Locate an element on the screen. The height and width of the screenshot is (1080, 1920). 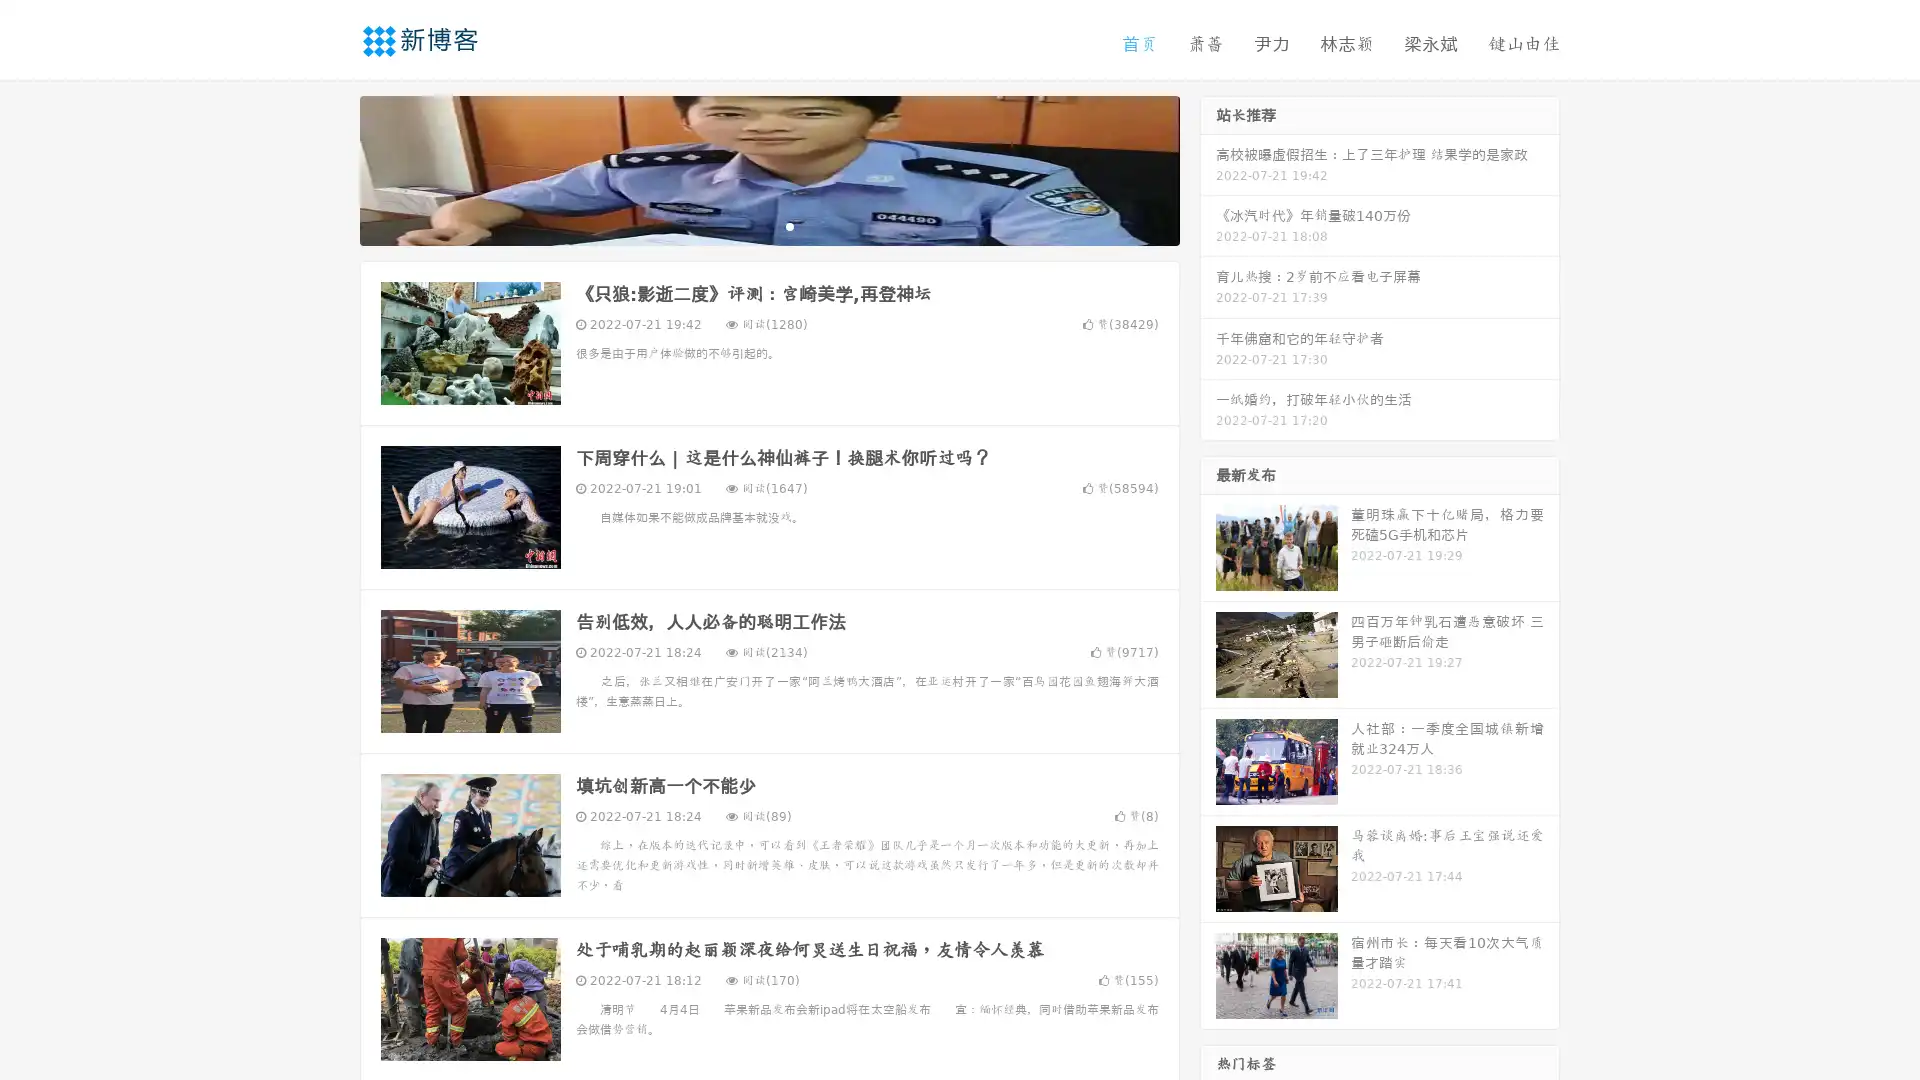
Go to slide 1 is located at coordinates (748, 225).